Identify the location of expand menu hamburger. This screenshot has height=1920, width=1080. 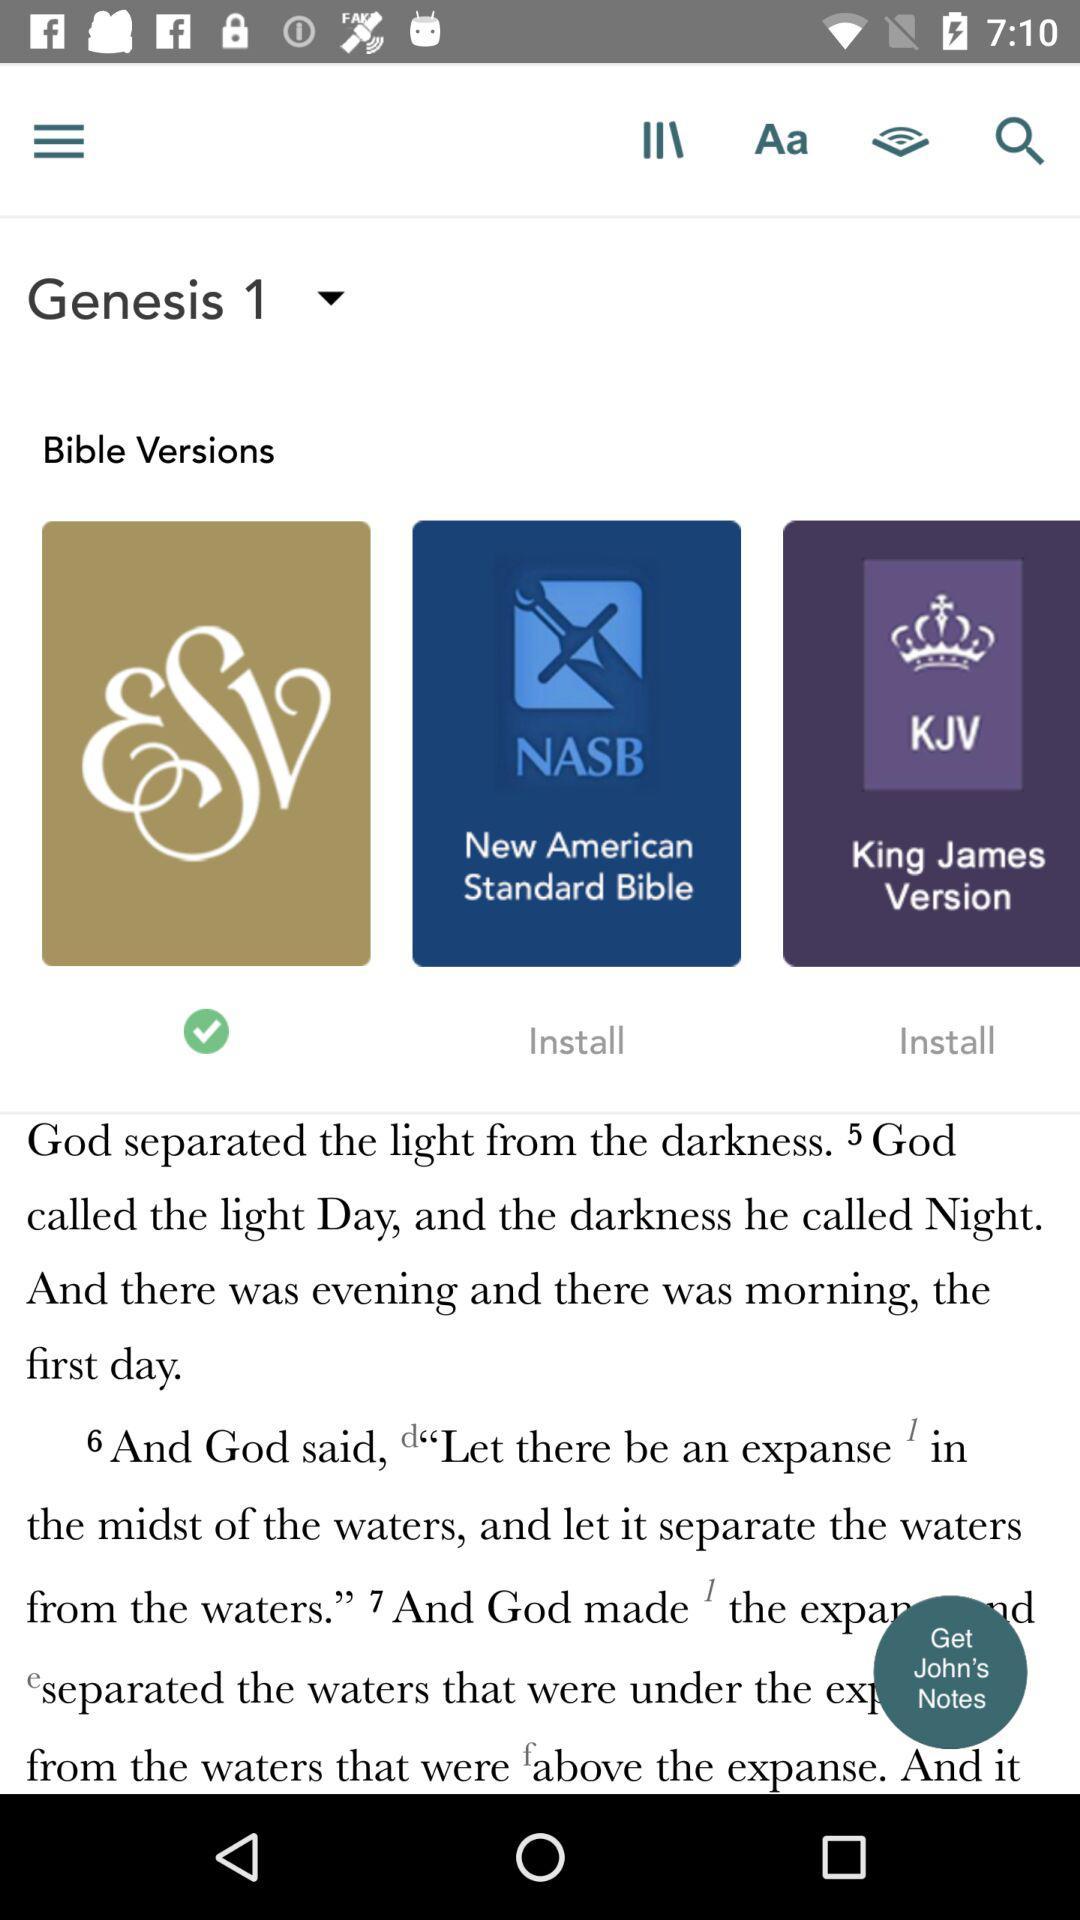
(58, 139).